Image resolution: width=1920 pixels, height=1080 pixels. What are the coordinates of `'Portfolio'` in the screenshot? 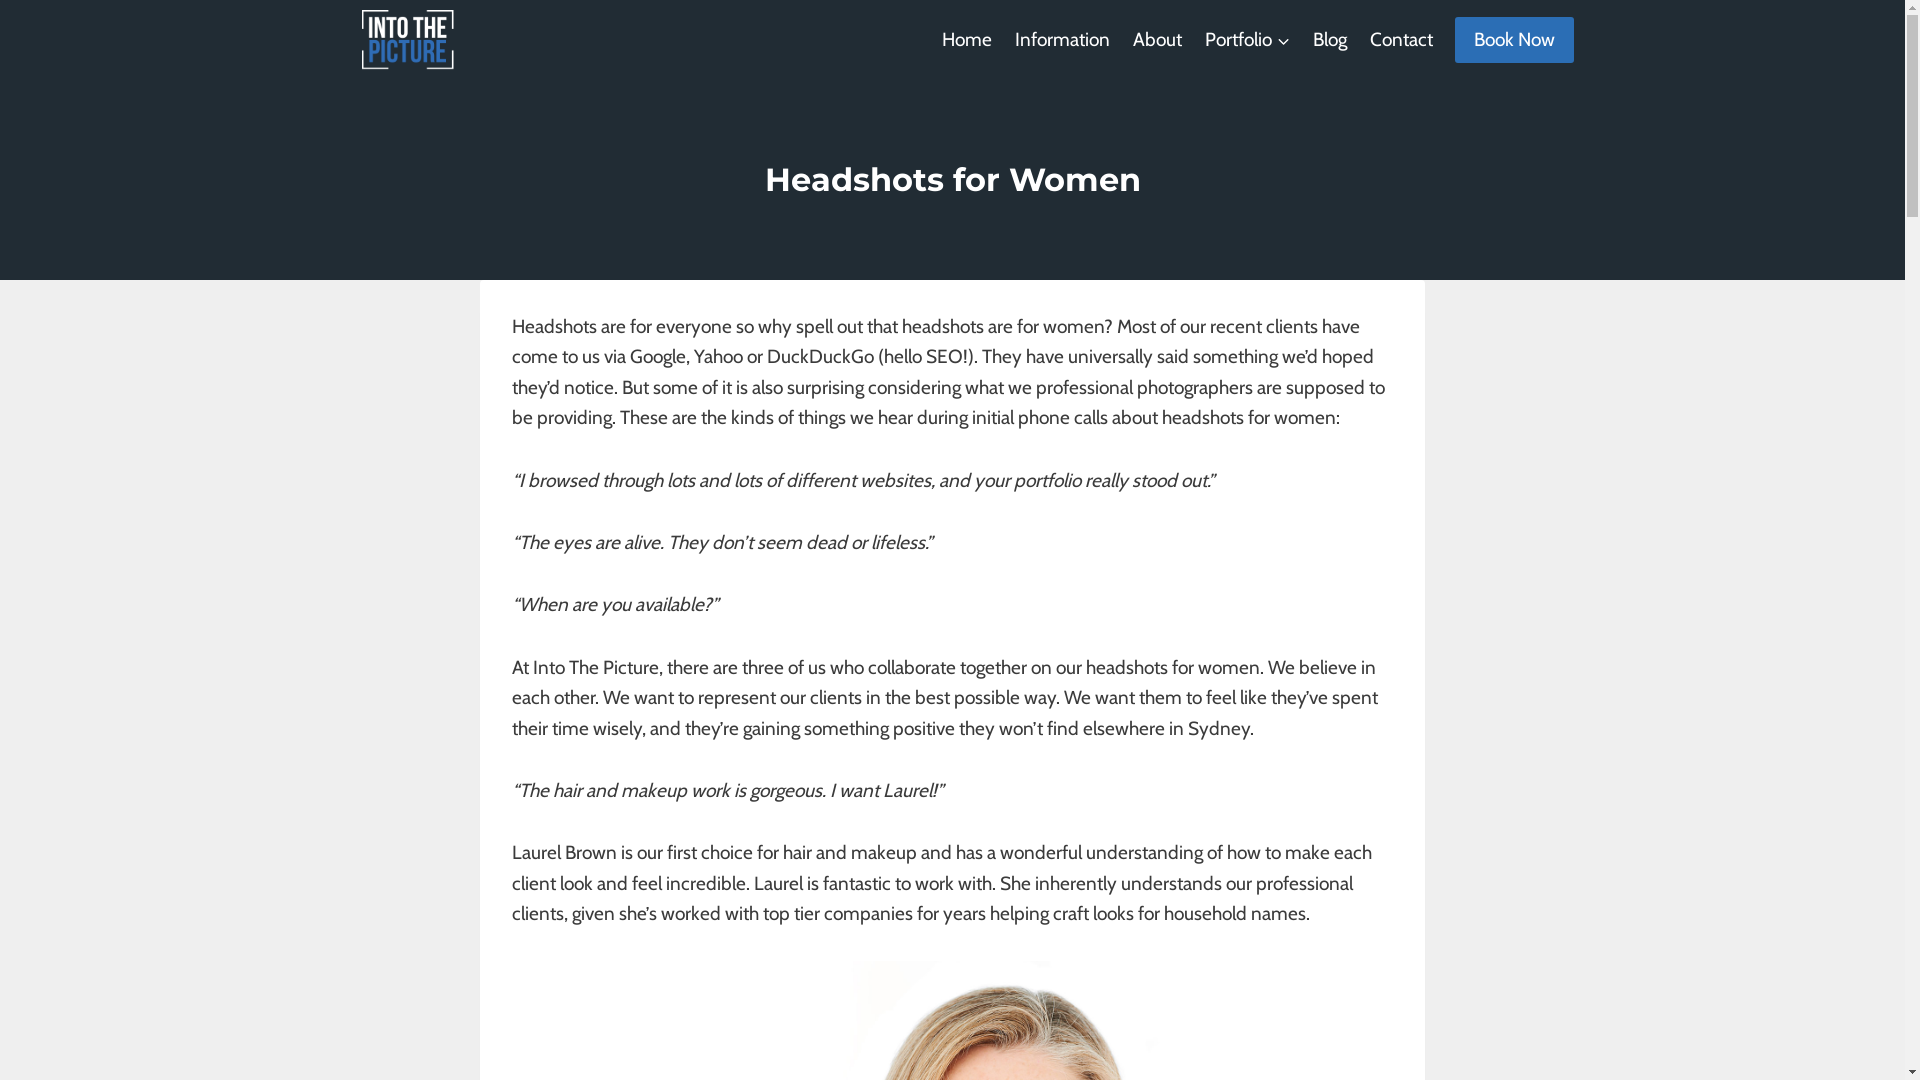 It's located at (1246, 39).